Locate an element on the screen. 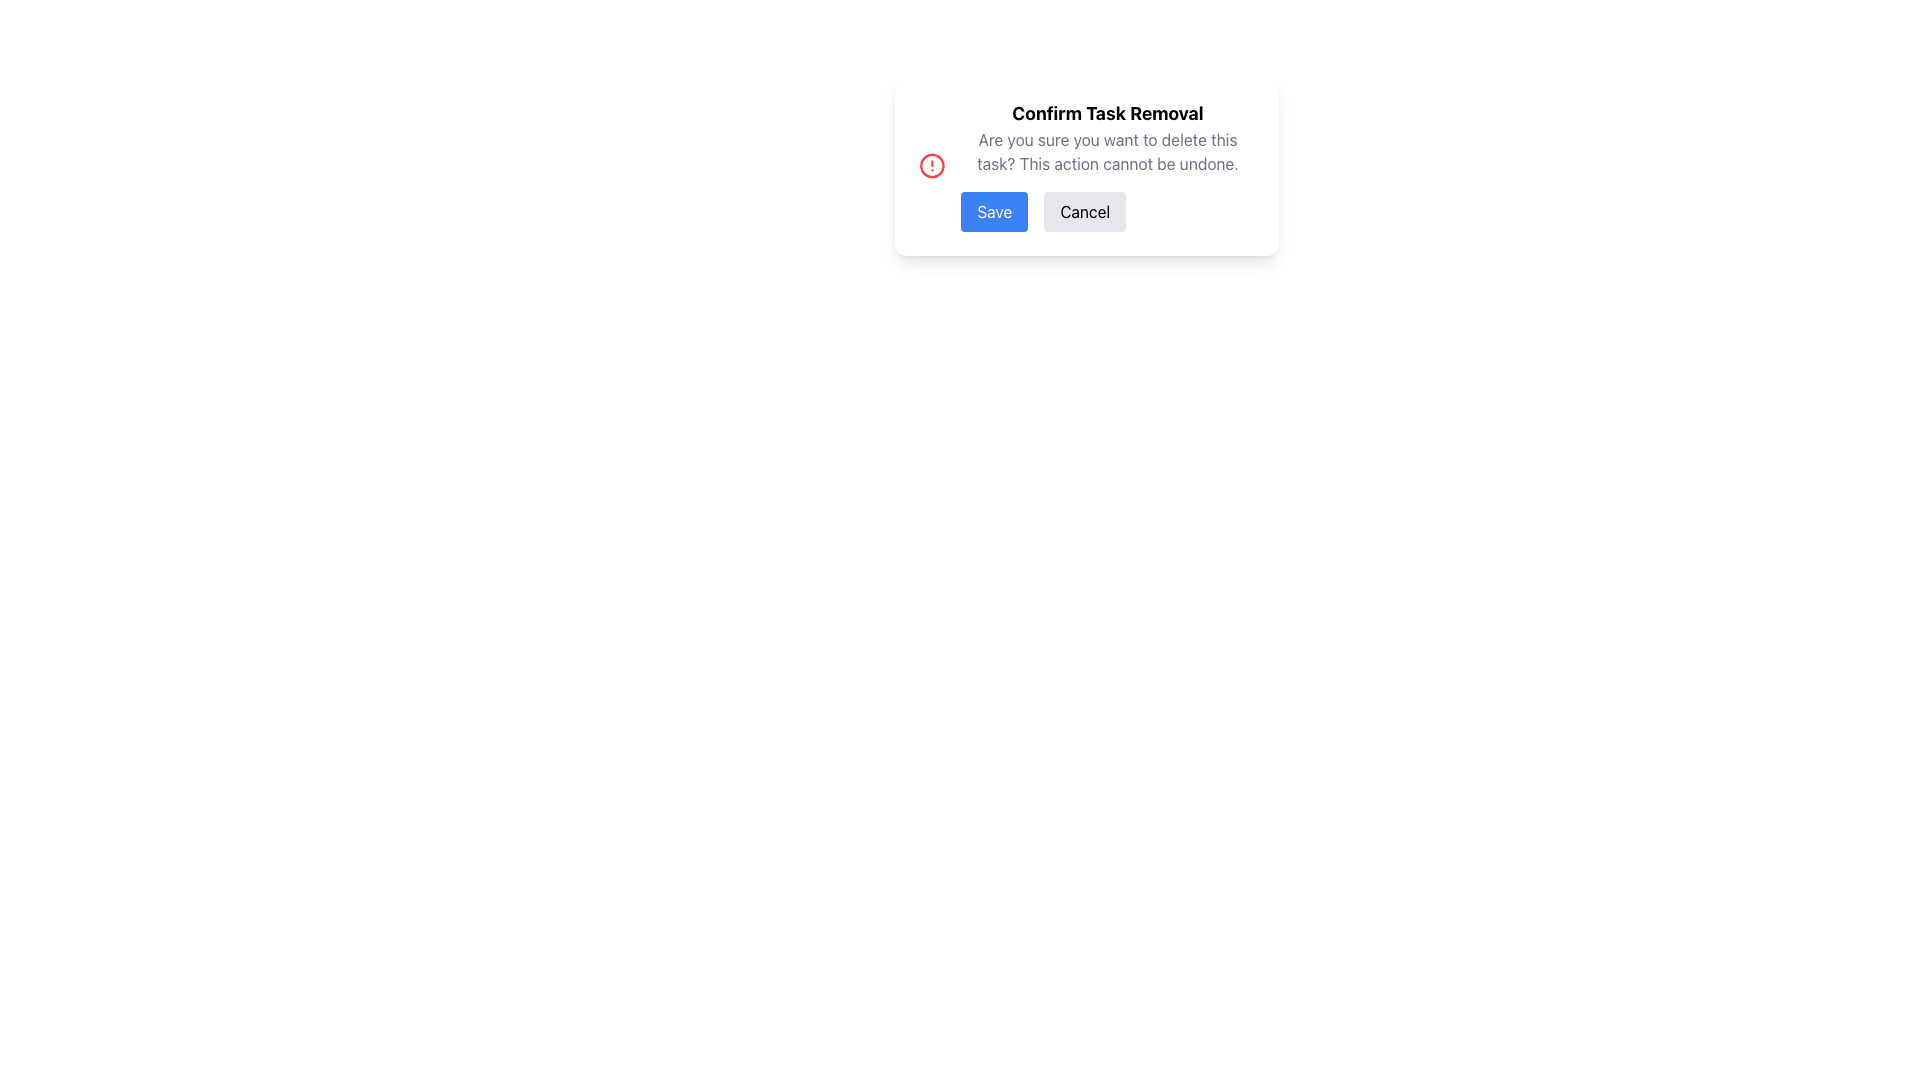 This screenshot has height=1080, width=1920. the header text element labeled 'Confirm Task Removal' at the top of the confirmation dialog box is located at coordinates (1106, 114).